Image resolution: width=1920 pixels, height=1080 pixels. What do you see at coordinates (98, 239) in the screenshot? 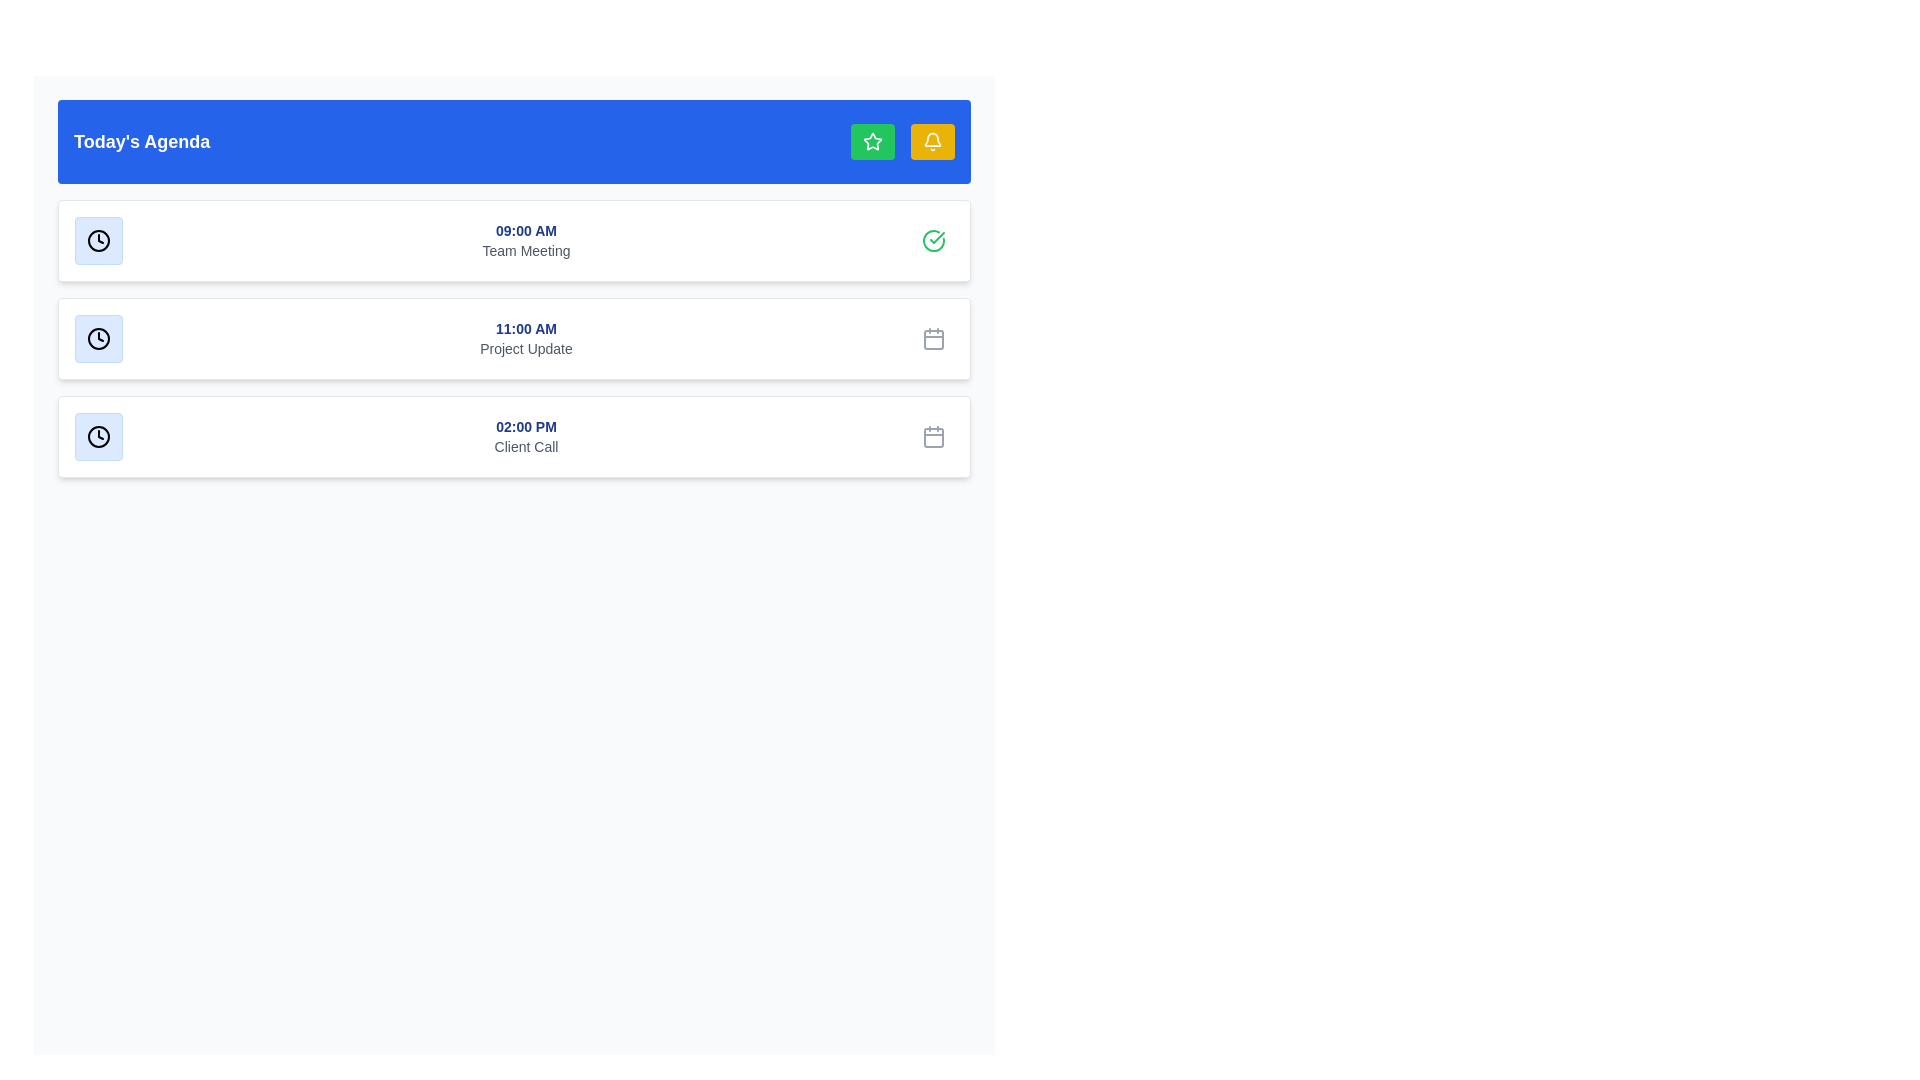
I see `the decorative SVG Circle that is part of the clock icon in the top-left corner of the first event entry under 'Today's Agenda'` at bounding box center [98, 239].